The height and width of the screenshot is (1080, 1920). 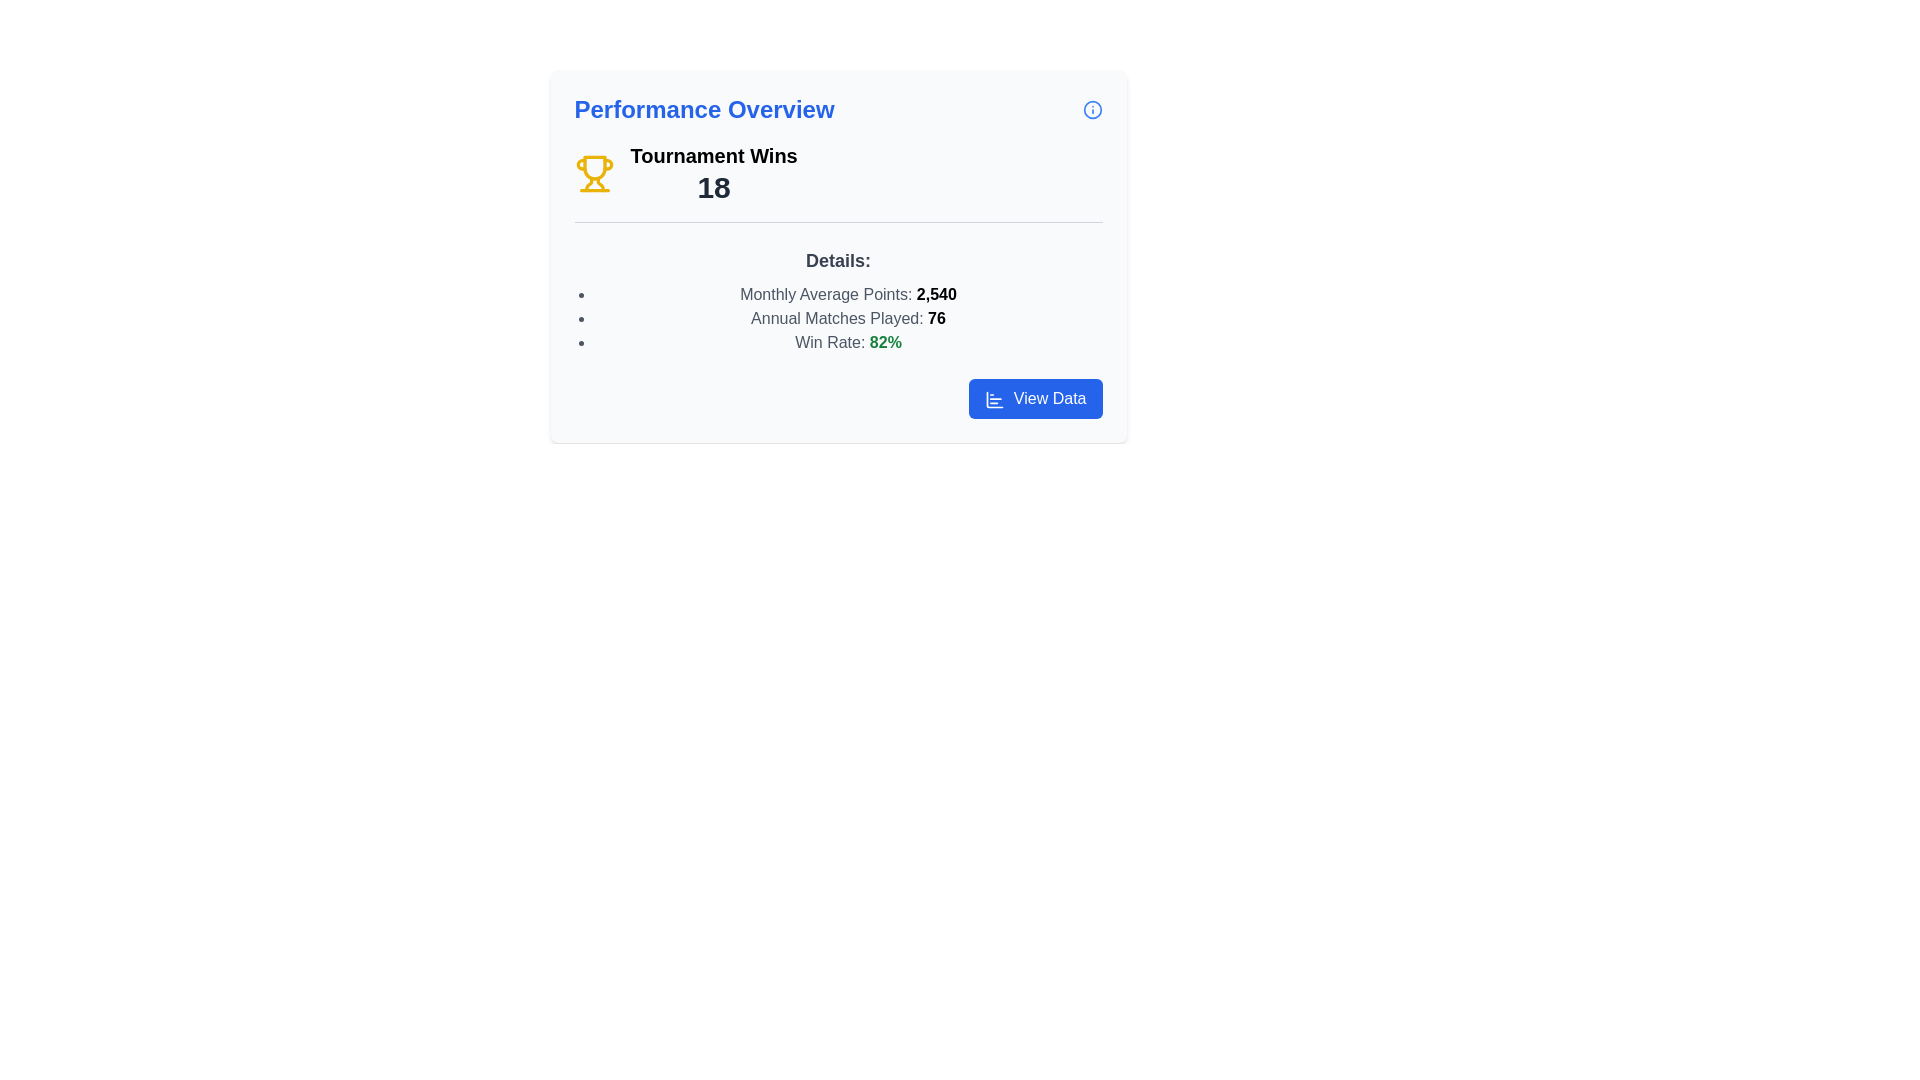 I want to click on the text label 'Tournament Wins' which is prominently displayed in bold near a yellow trophy icon, indicating the title for the numerical value below it, so click(x=714, y=154).